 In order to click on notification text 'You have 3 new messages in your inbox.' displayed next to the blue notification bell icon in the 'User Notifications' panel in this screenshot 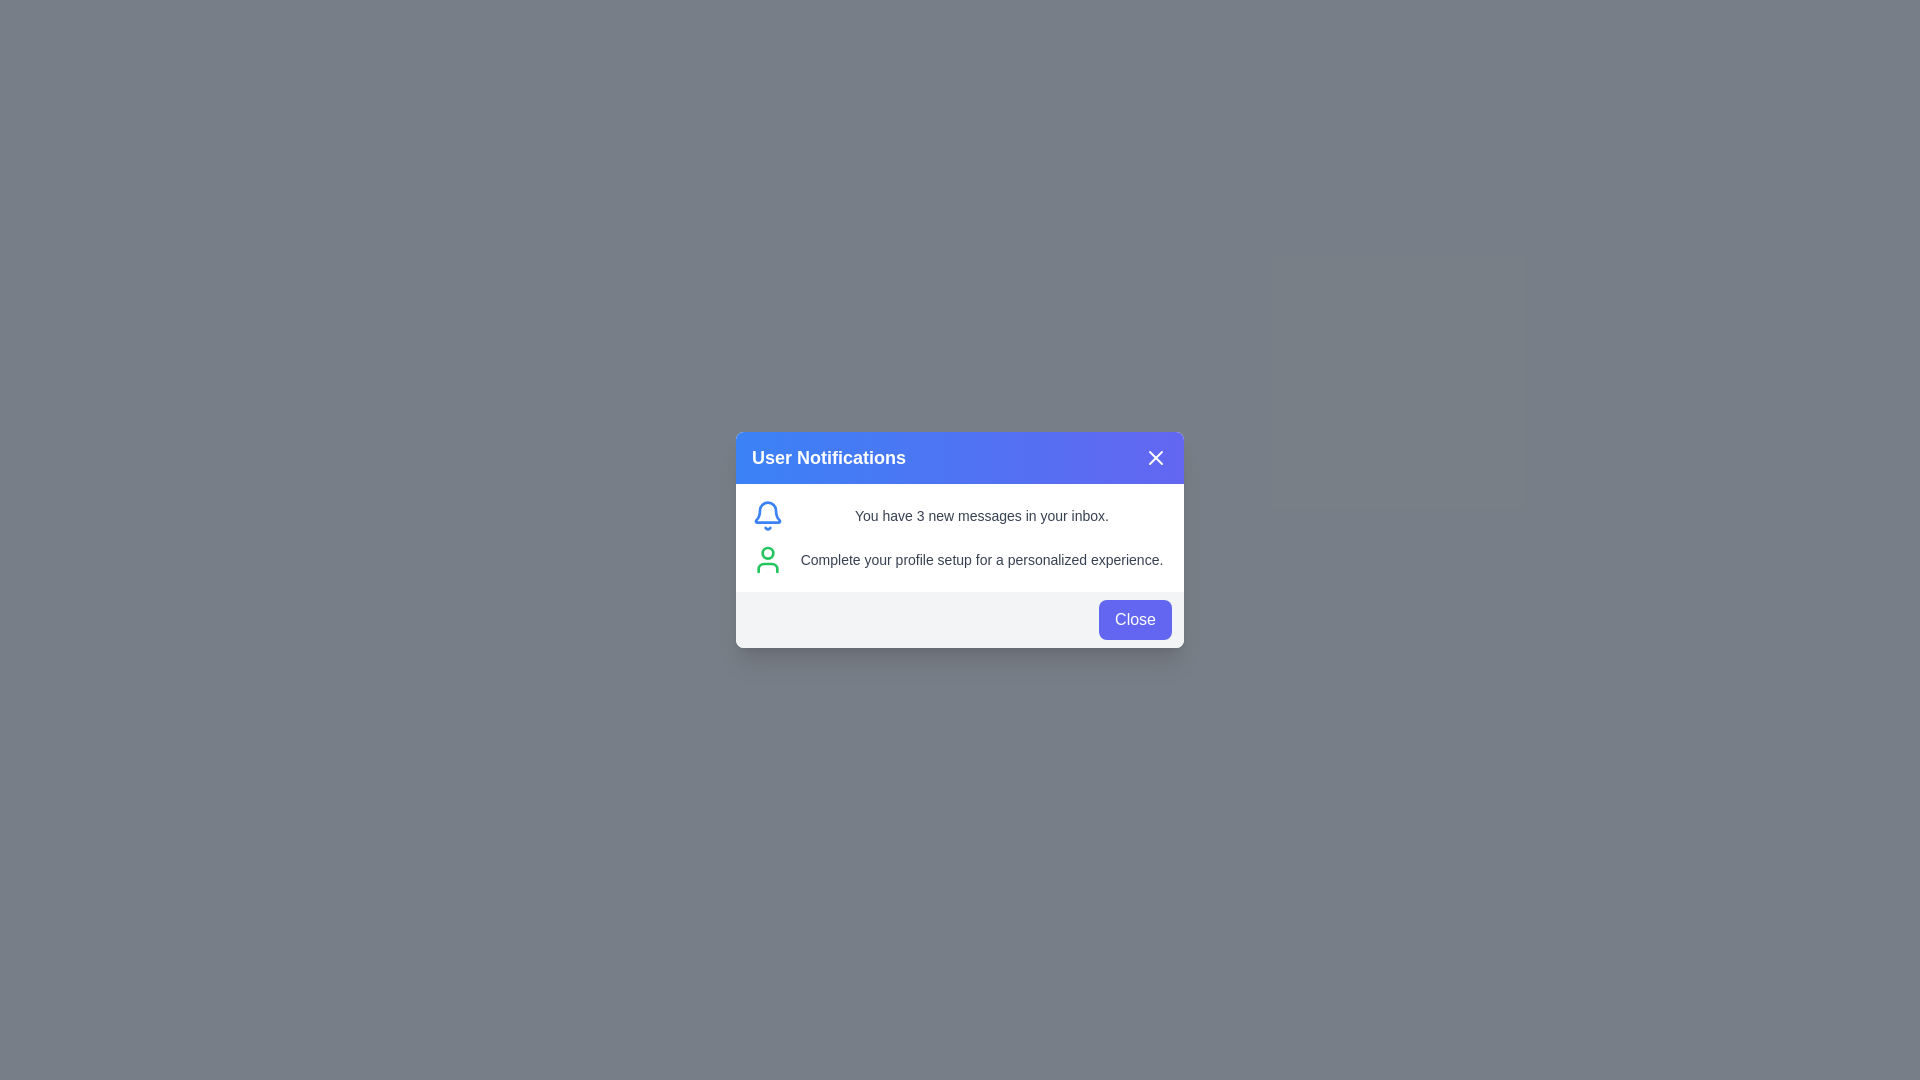, I will do `click(960, 515)`.